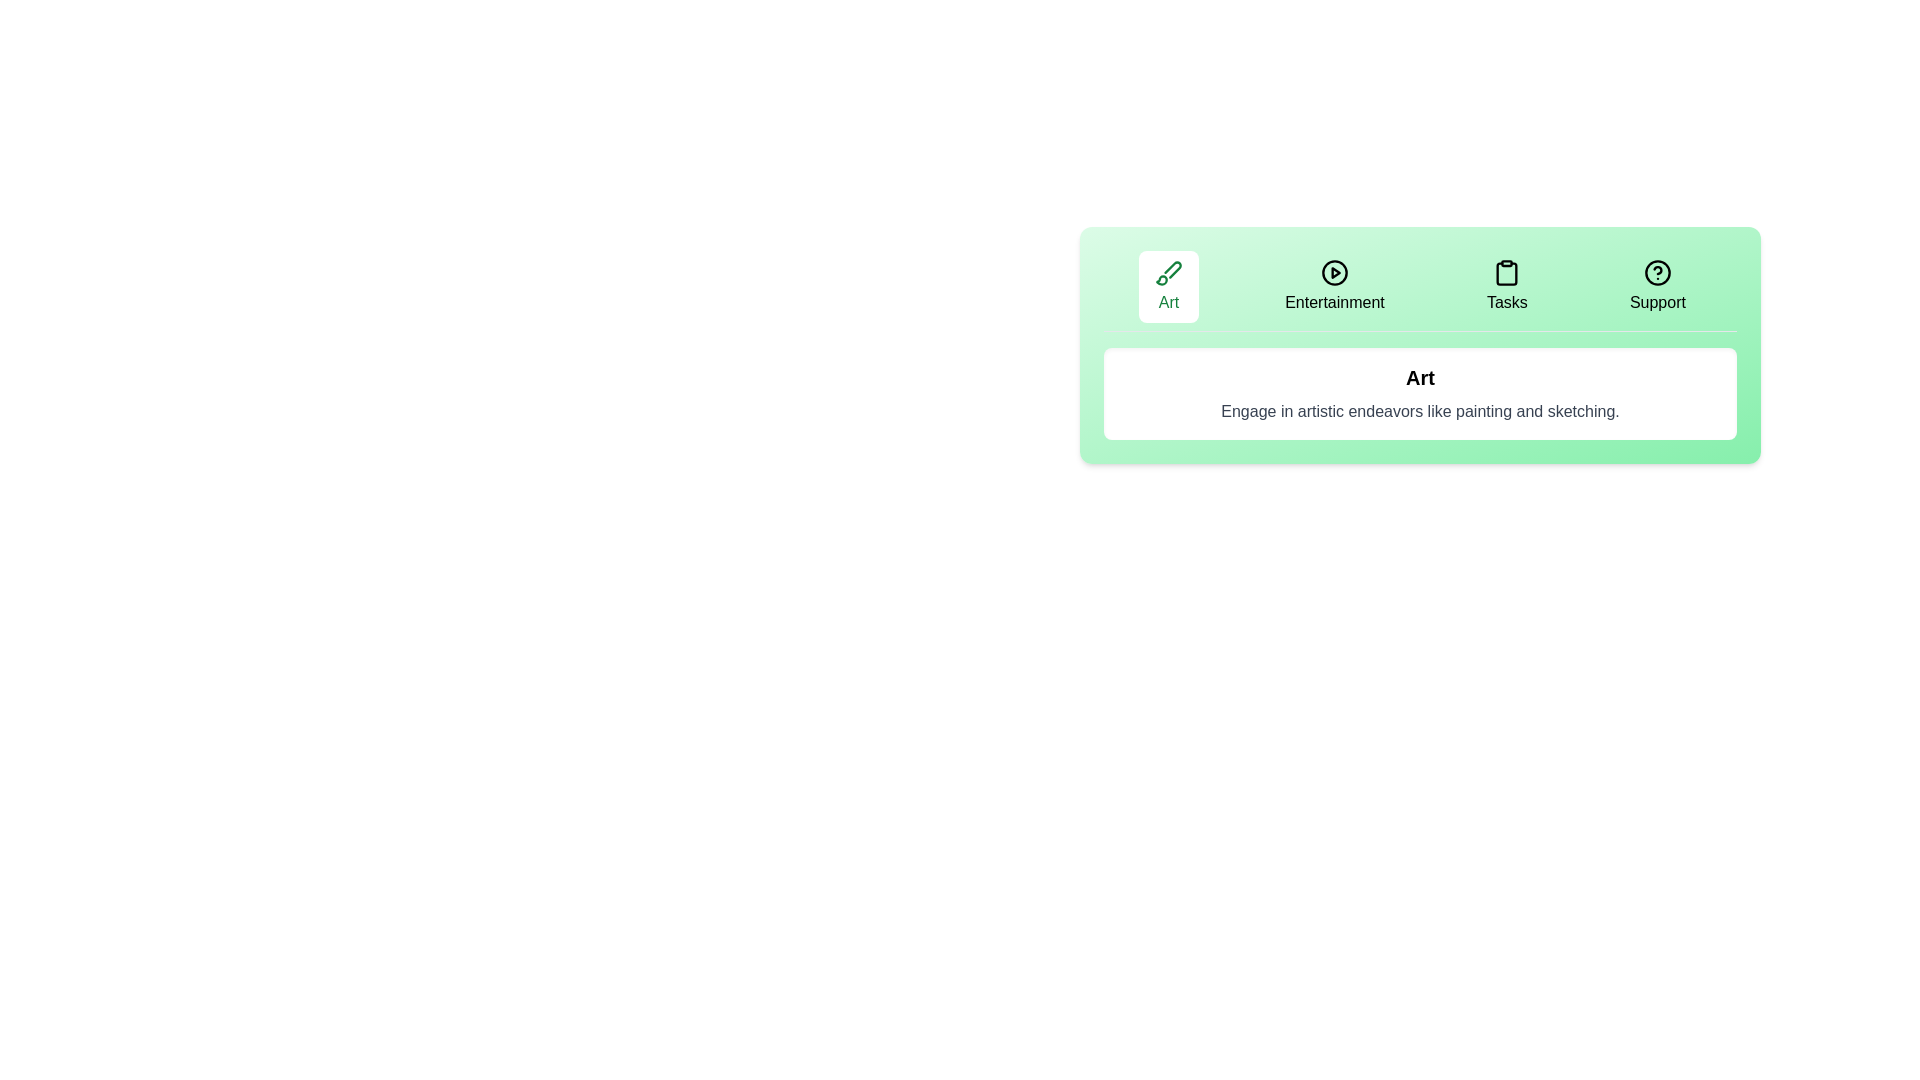  What do you see at coordinates (1657, 273) in the screenshot?
I see `the circular outline icon containing a question mark, which is located above the 'Support' text in the navigation bar` at bounding box center [1657, 273].